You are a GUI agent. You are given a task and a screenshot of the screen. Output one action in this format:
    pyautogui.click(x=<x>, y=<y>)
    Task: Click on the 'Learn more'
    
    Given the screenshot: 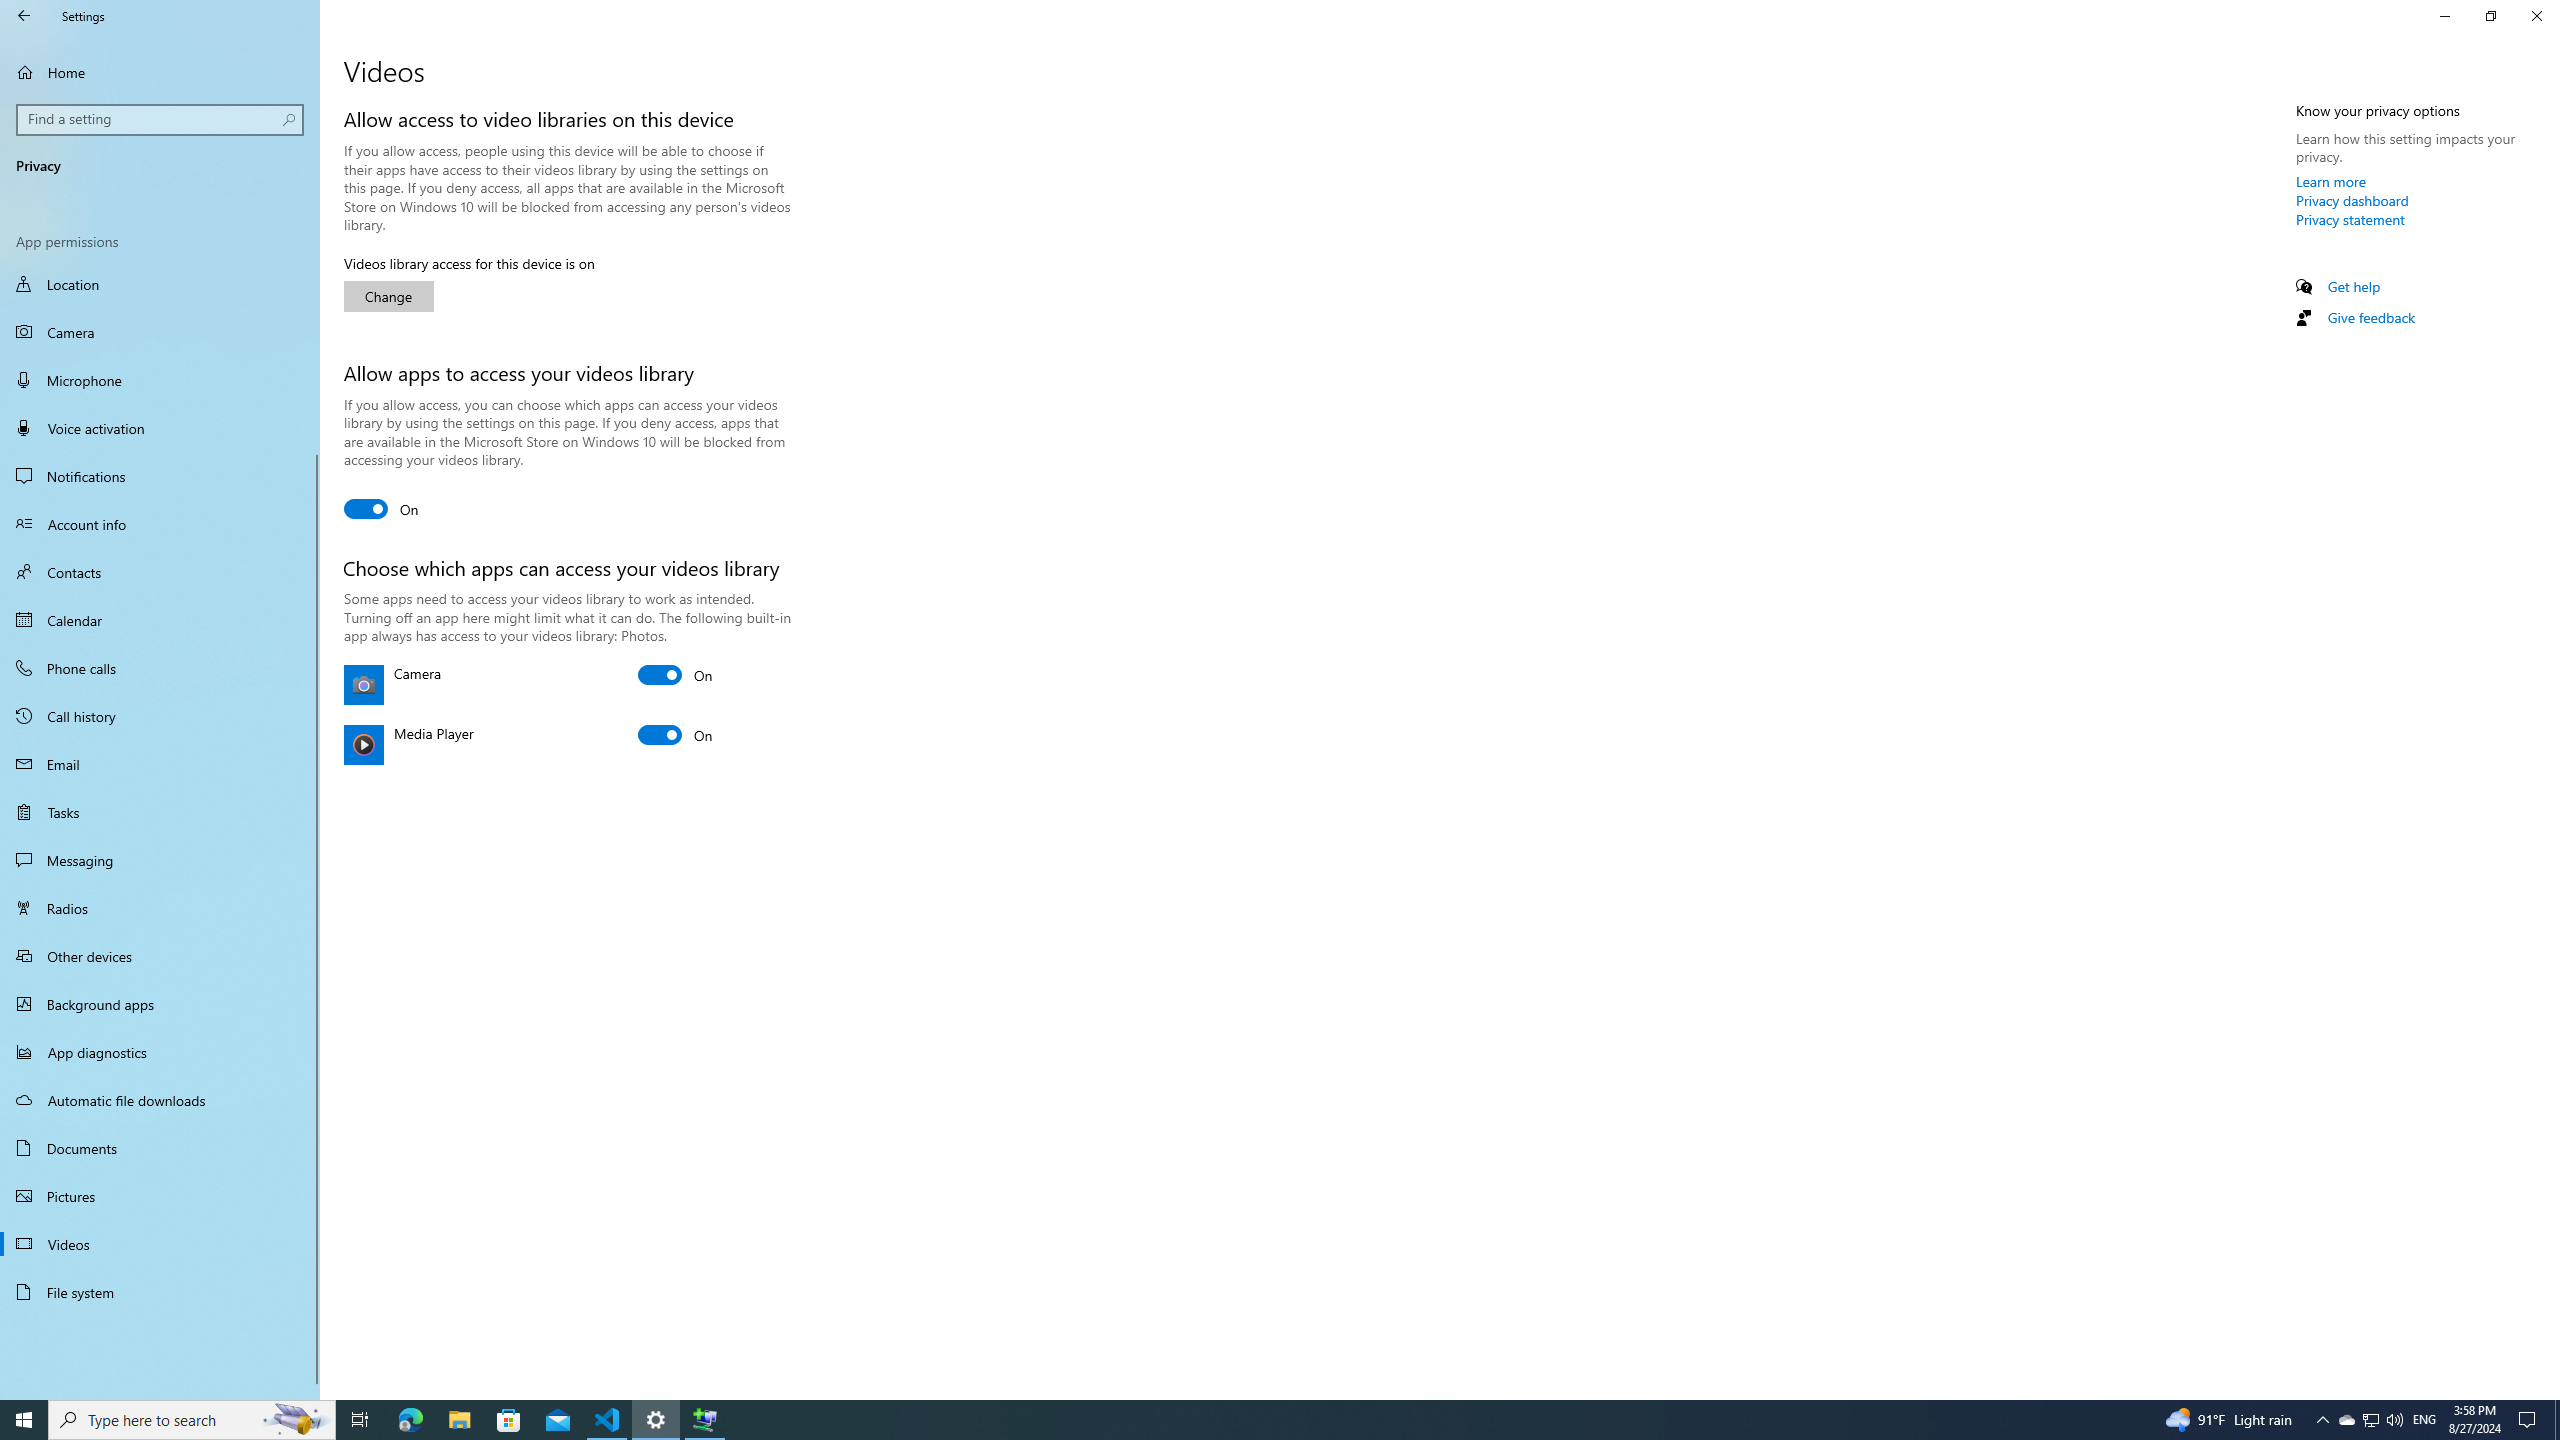 What is the action you would take?
    pyautogui.click(x=2331, y=180)
    